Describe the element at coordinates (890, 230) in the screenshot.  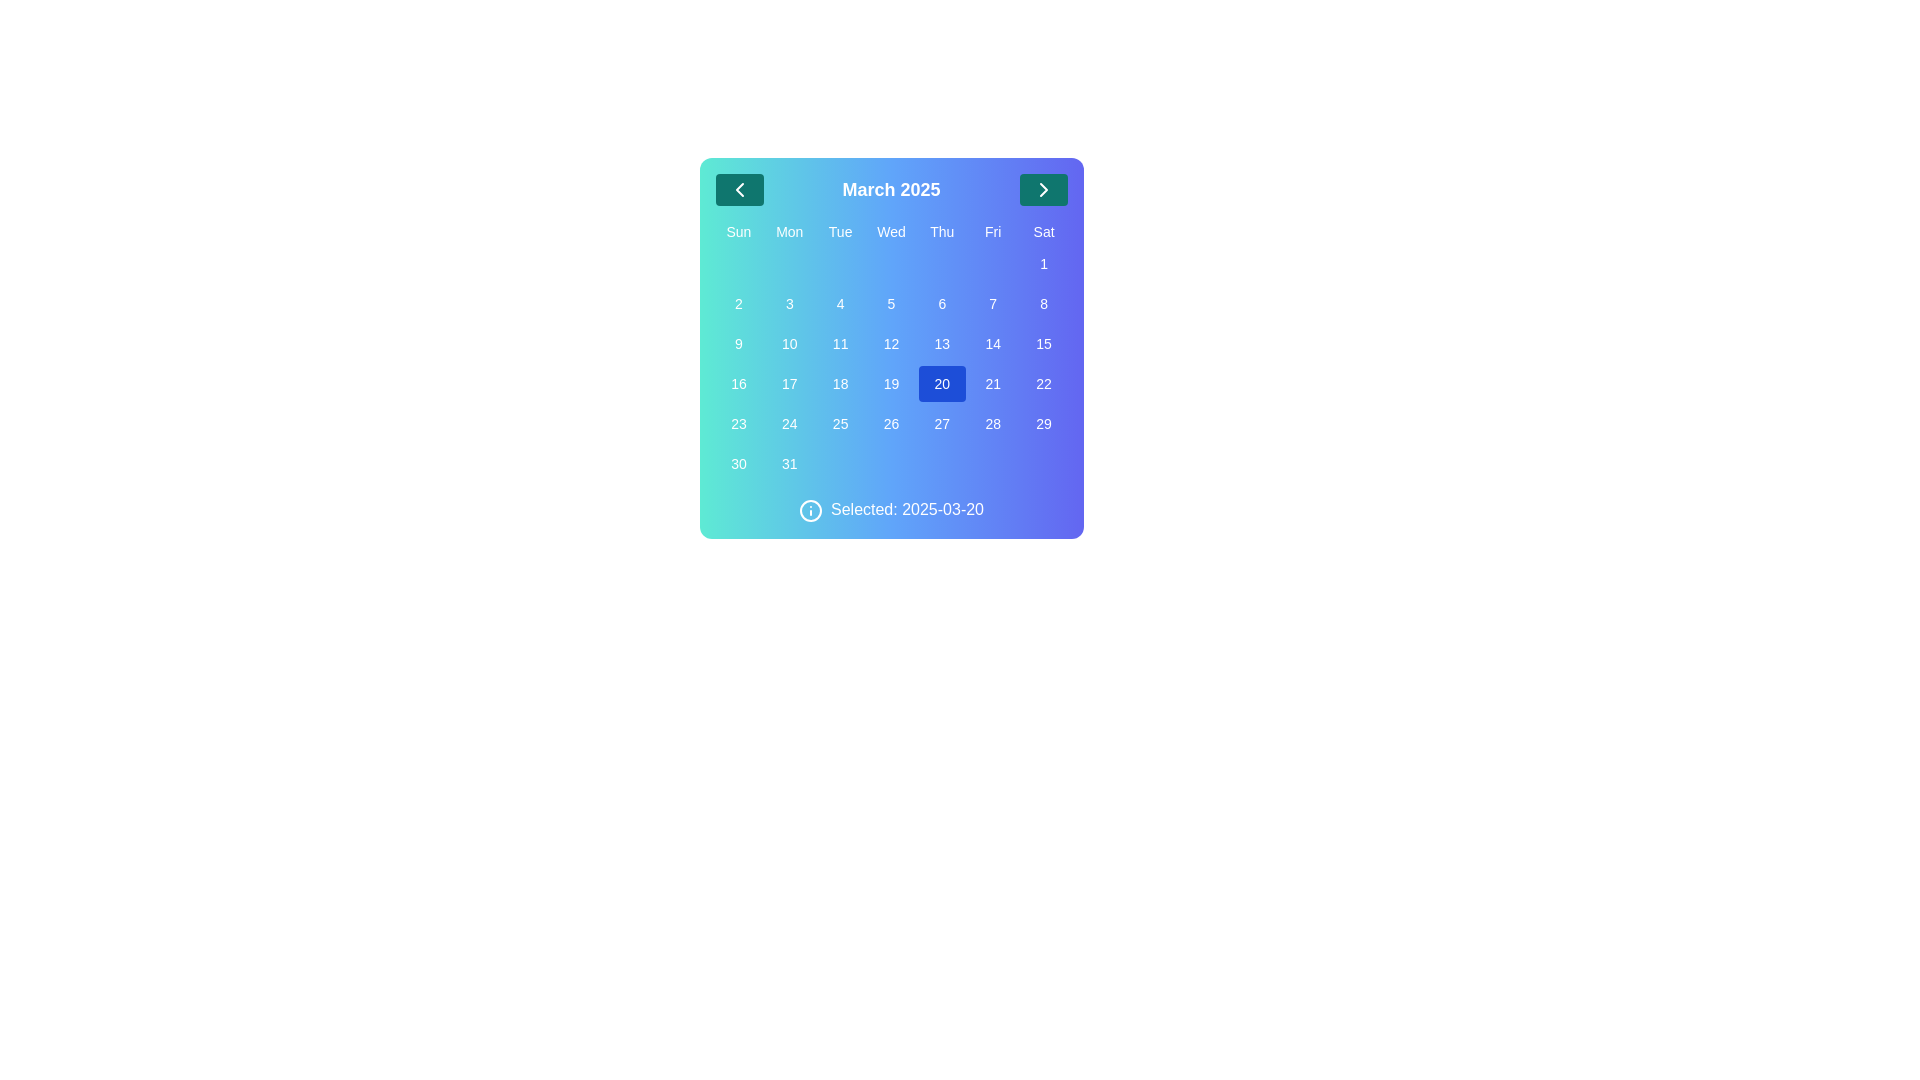
I see `the Static Label displaying 'Wed', located in the fourth column of the calendar header` at that location.